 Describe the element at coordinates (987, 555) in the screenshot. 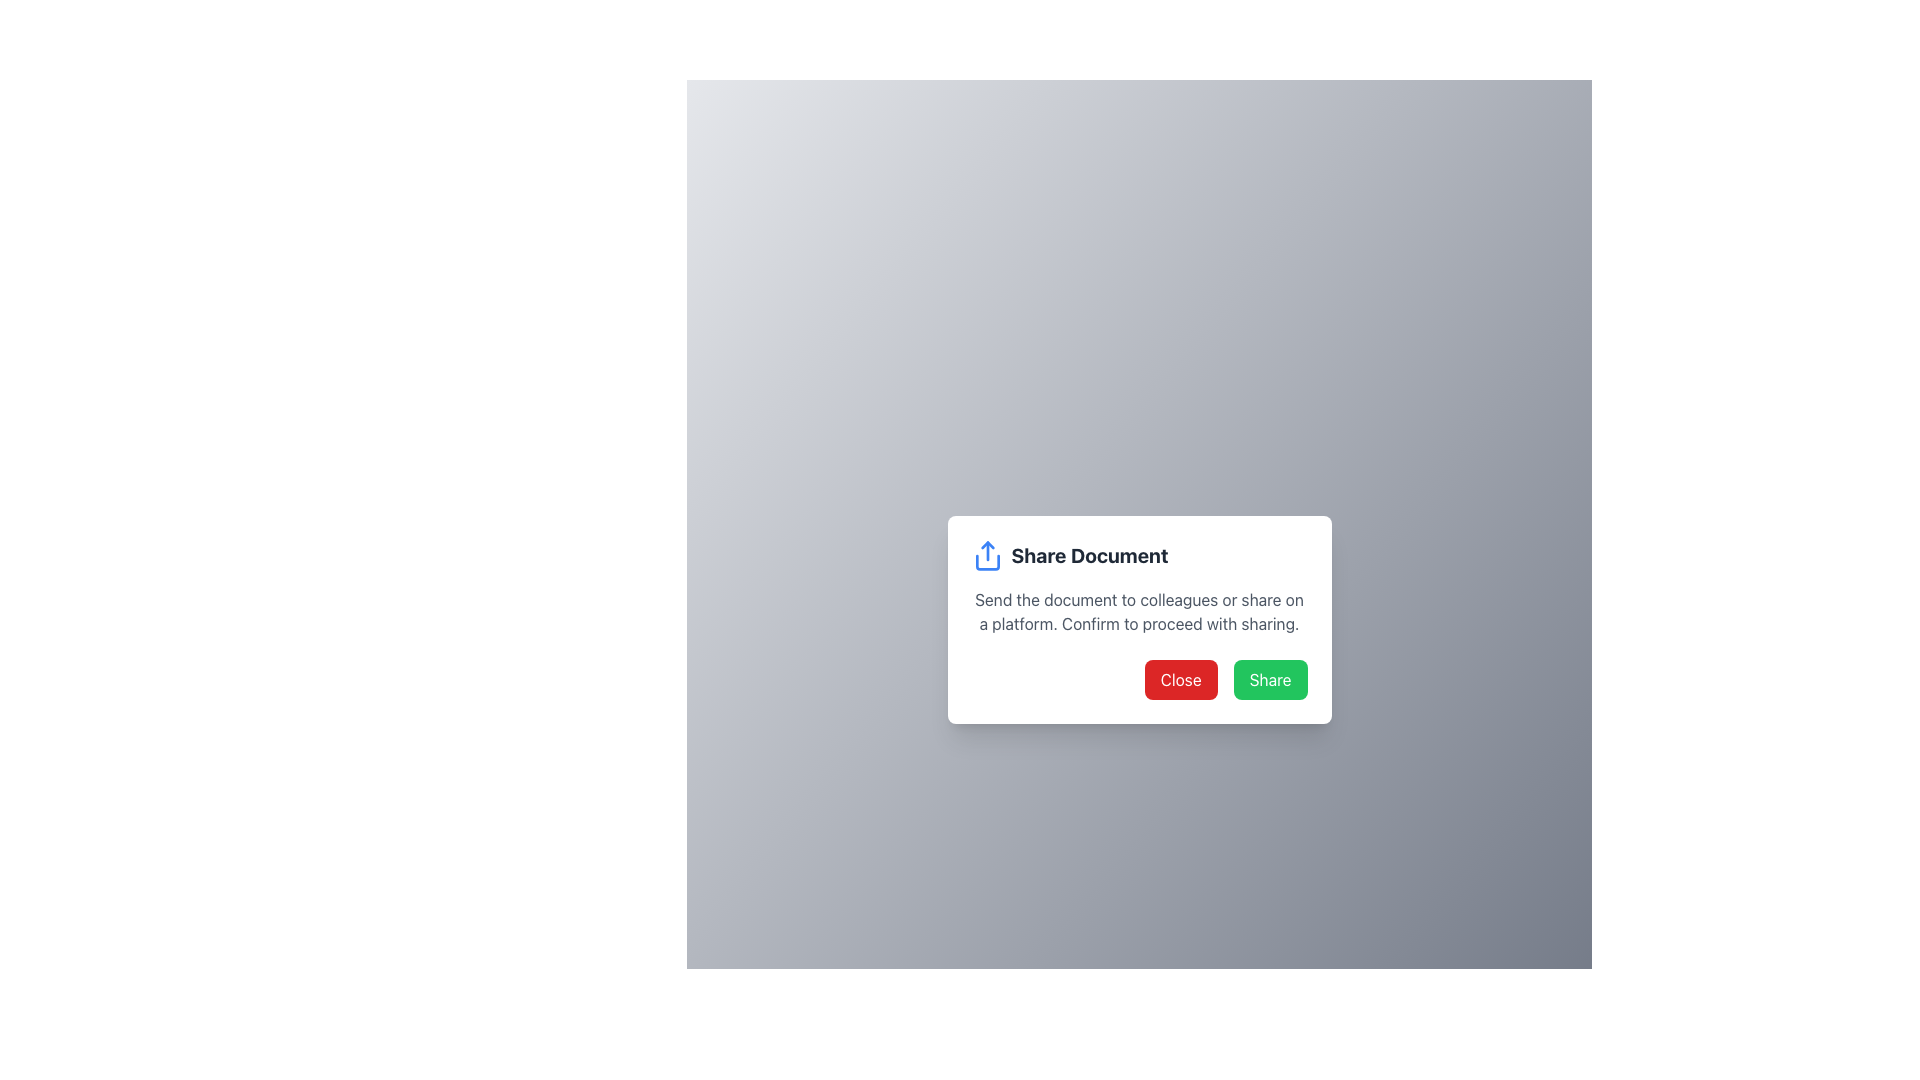

I see `the blue upward-pointing arrow icon to the left of the 'Share Document' text` at that location.